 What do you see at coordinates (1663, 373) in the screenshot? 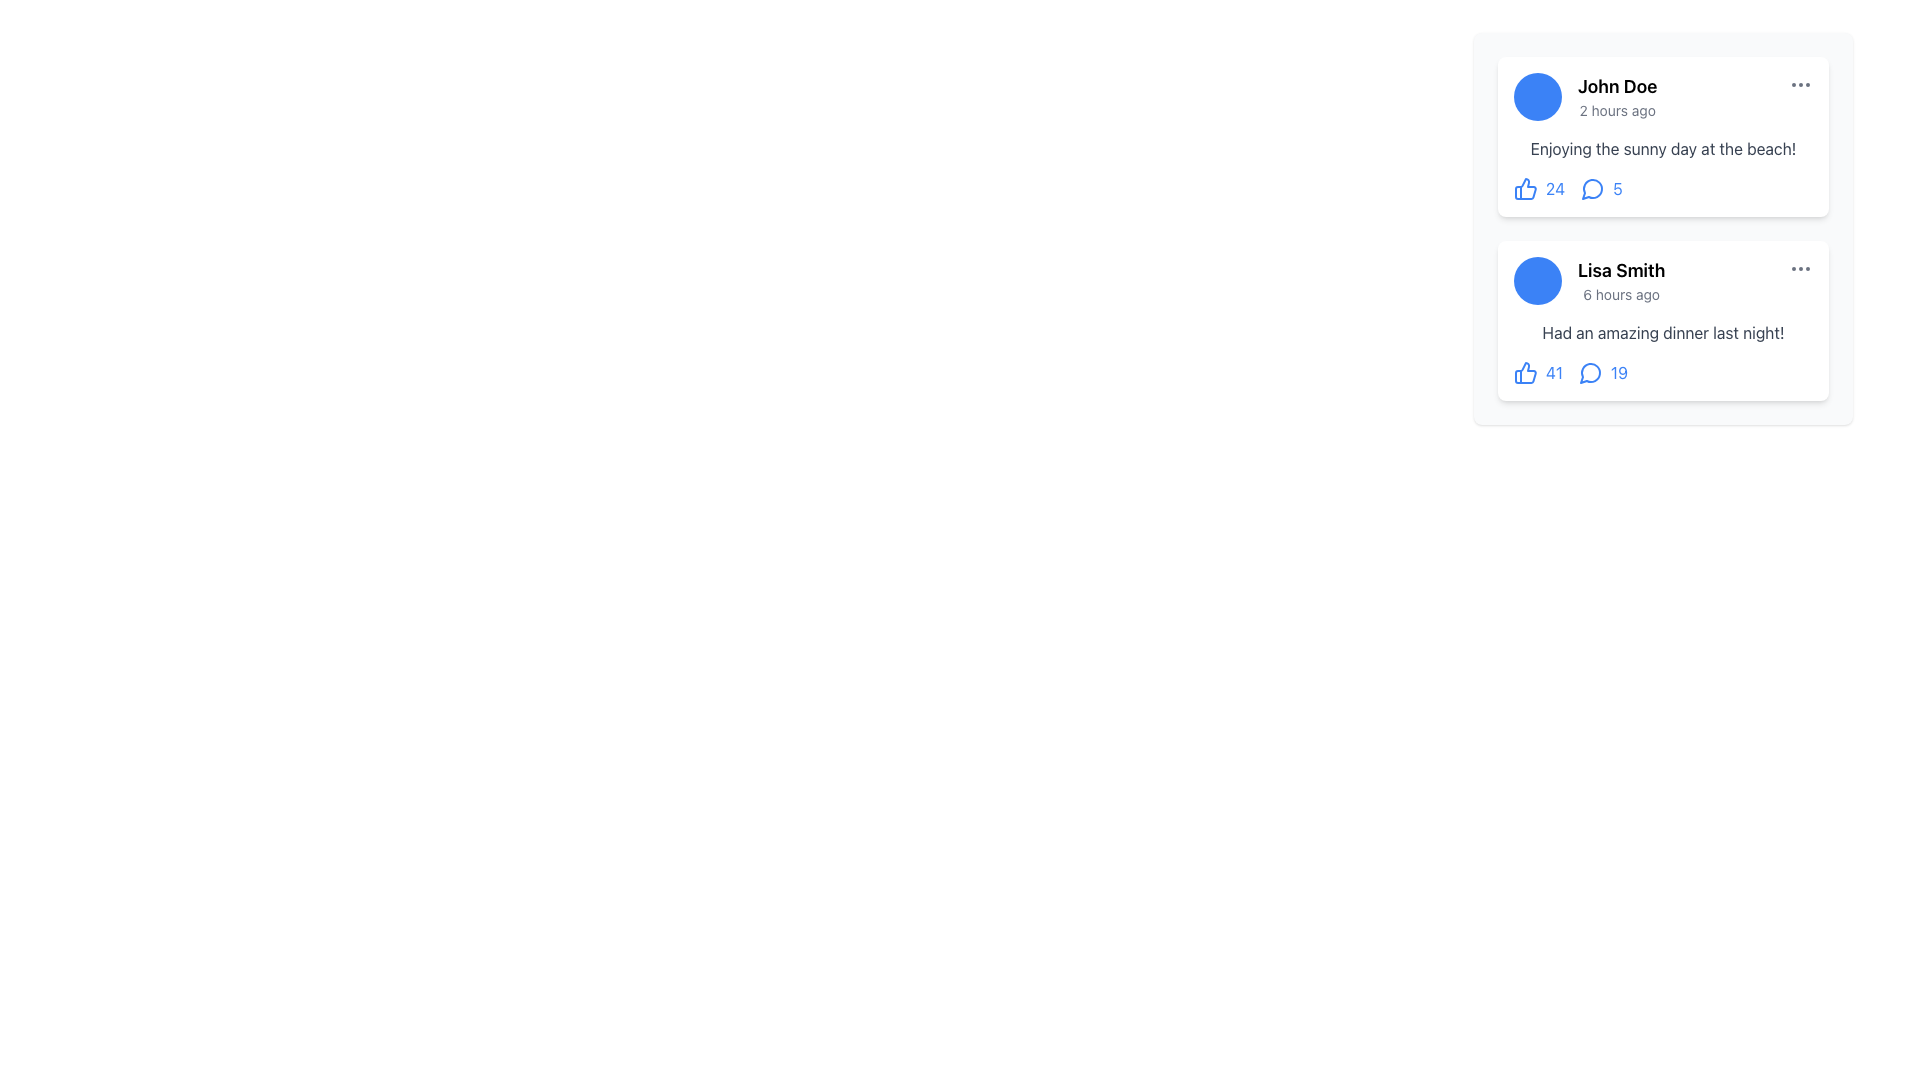
I see `the Interactive Statistic Display containing the numbers '41' and '19' styled in blue text` at bounding box center [1663, 373].